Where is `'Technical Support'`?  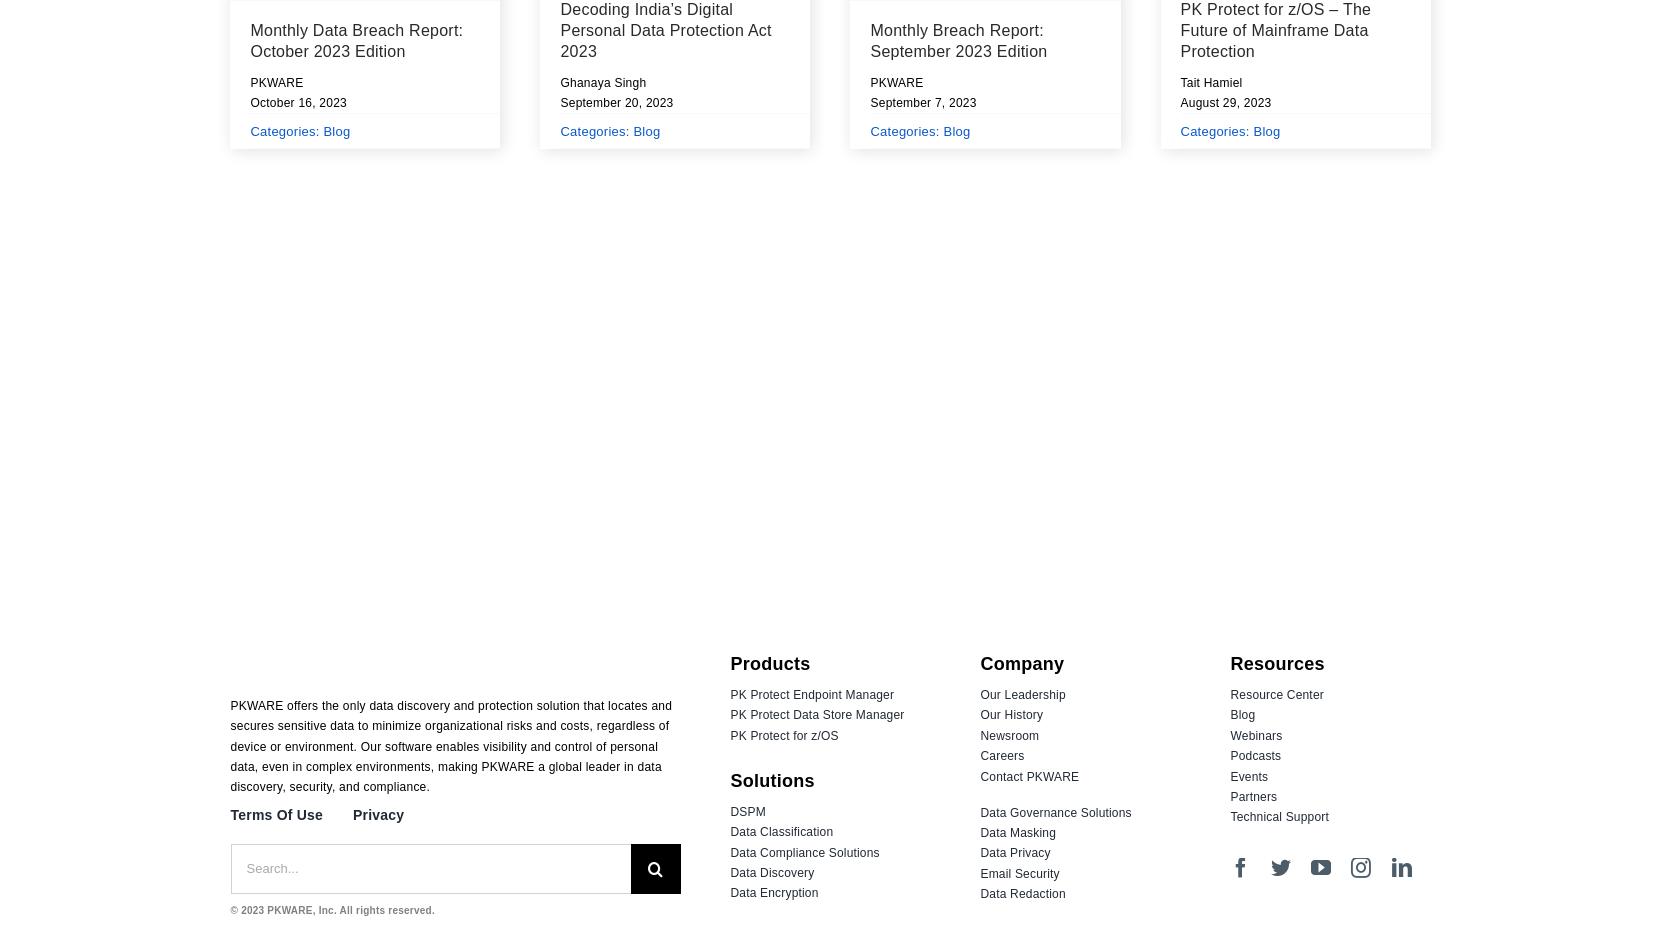
'Technical Support' is located at coordinates (1278, 816).